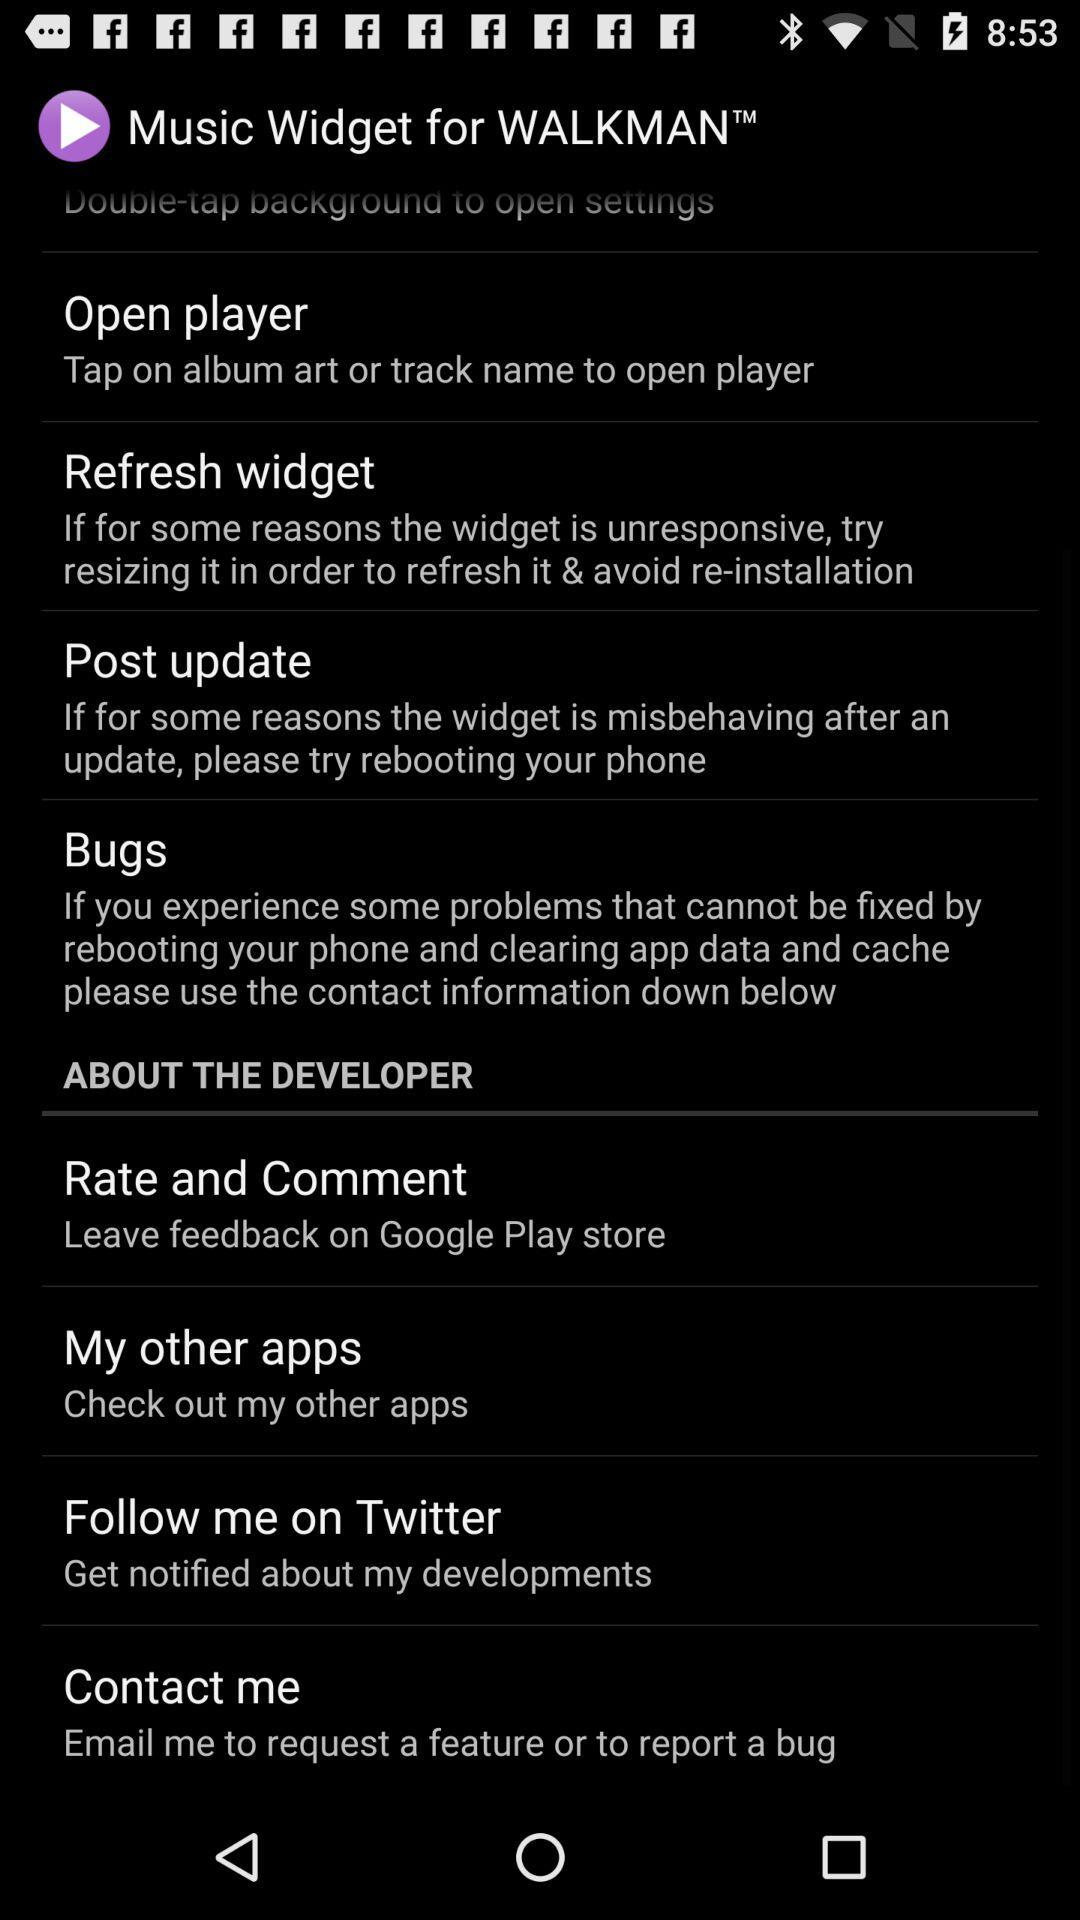 The height and width of the screenshot is (1920, 1080). I want to click on item at the bottom, so click(448, 1740).